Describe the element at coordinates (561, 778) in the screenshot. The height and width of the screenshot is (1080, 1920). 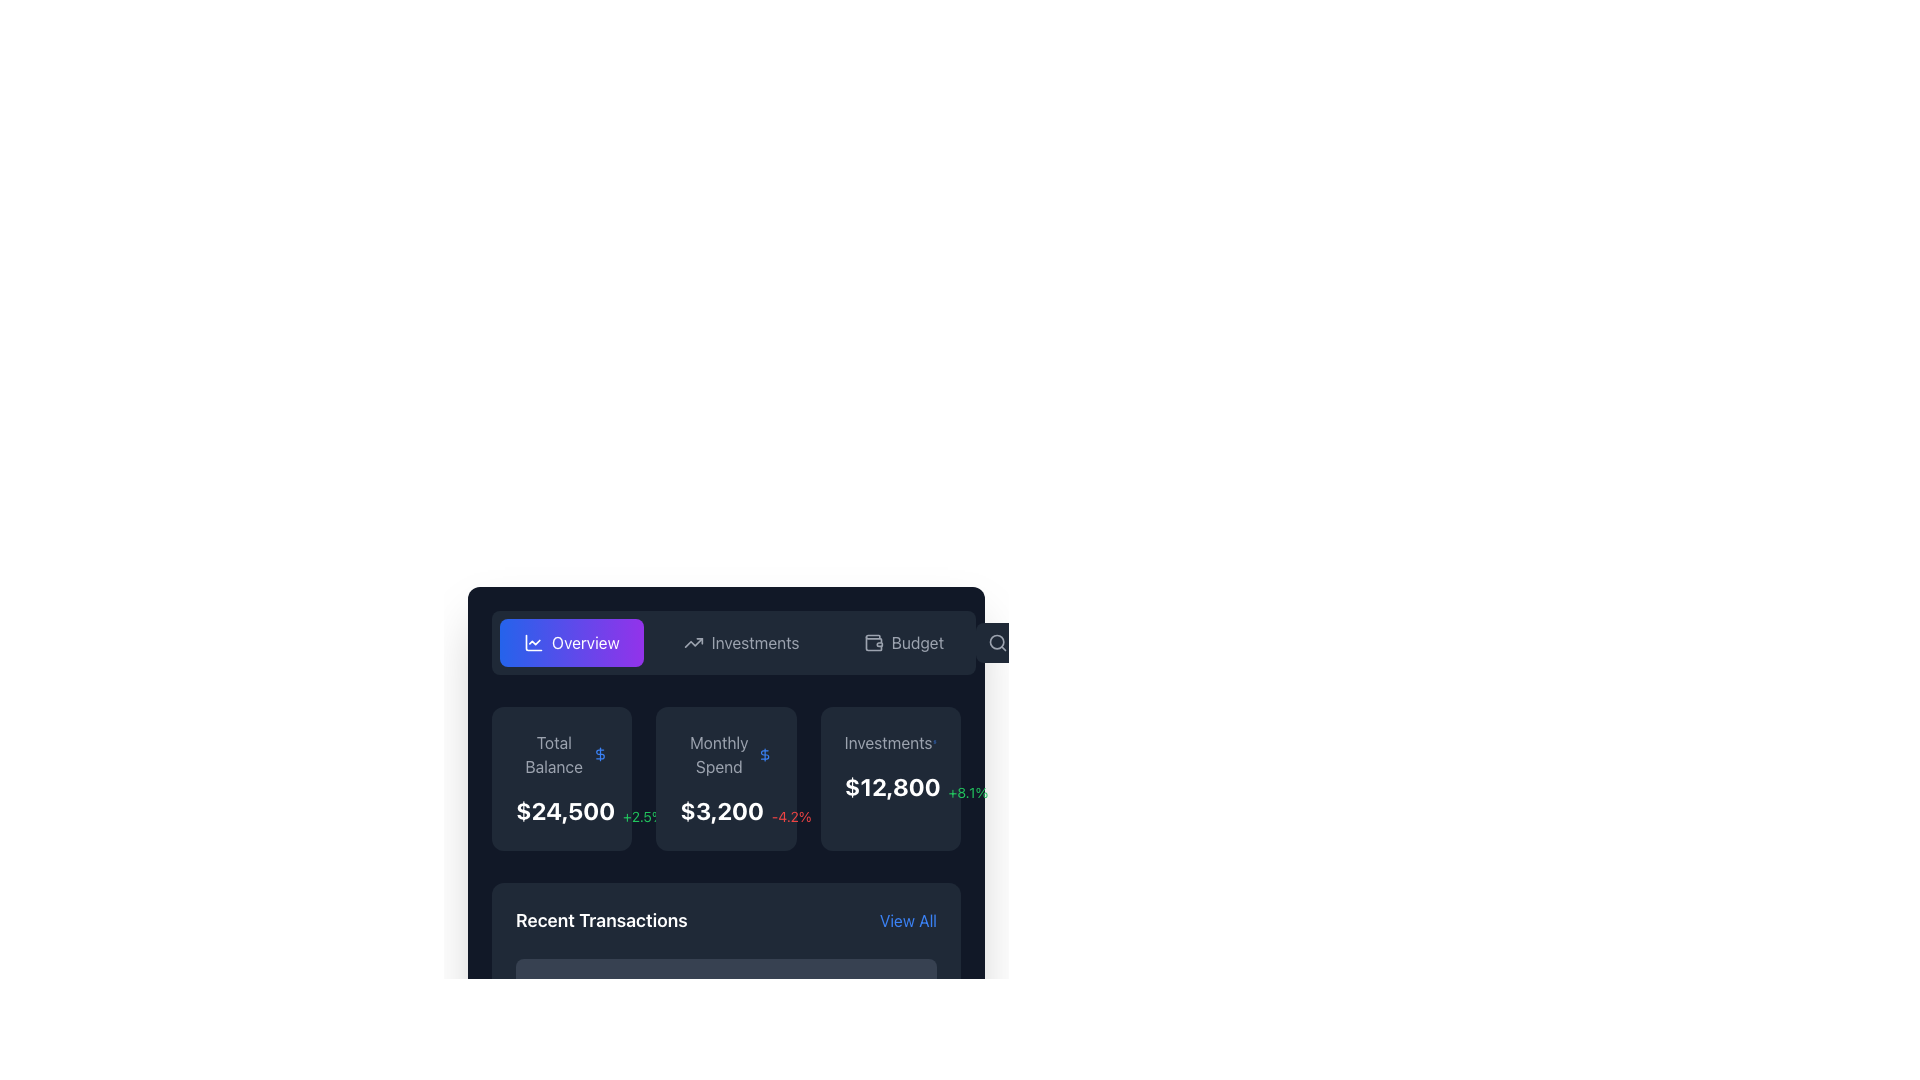
I see `total balance summary displayed on the first Information card located in the leftmost column of the grid layout` at that location.